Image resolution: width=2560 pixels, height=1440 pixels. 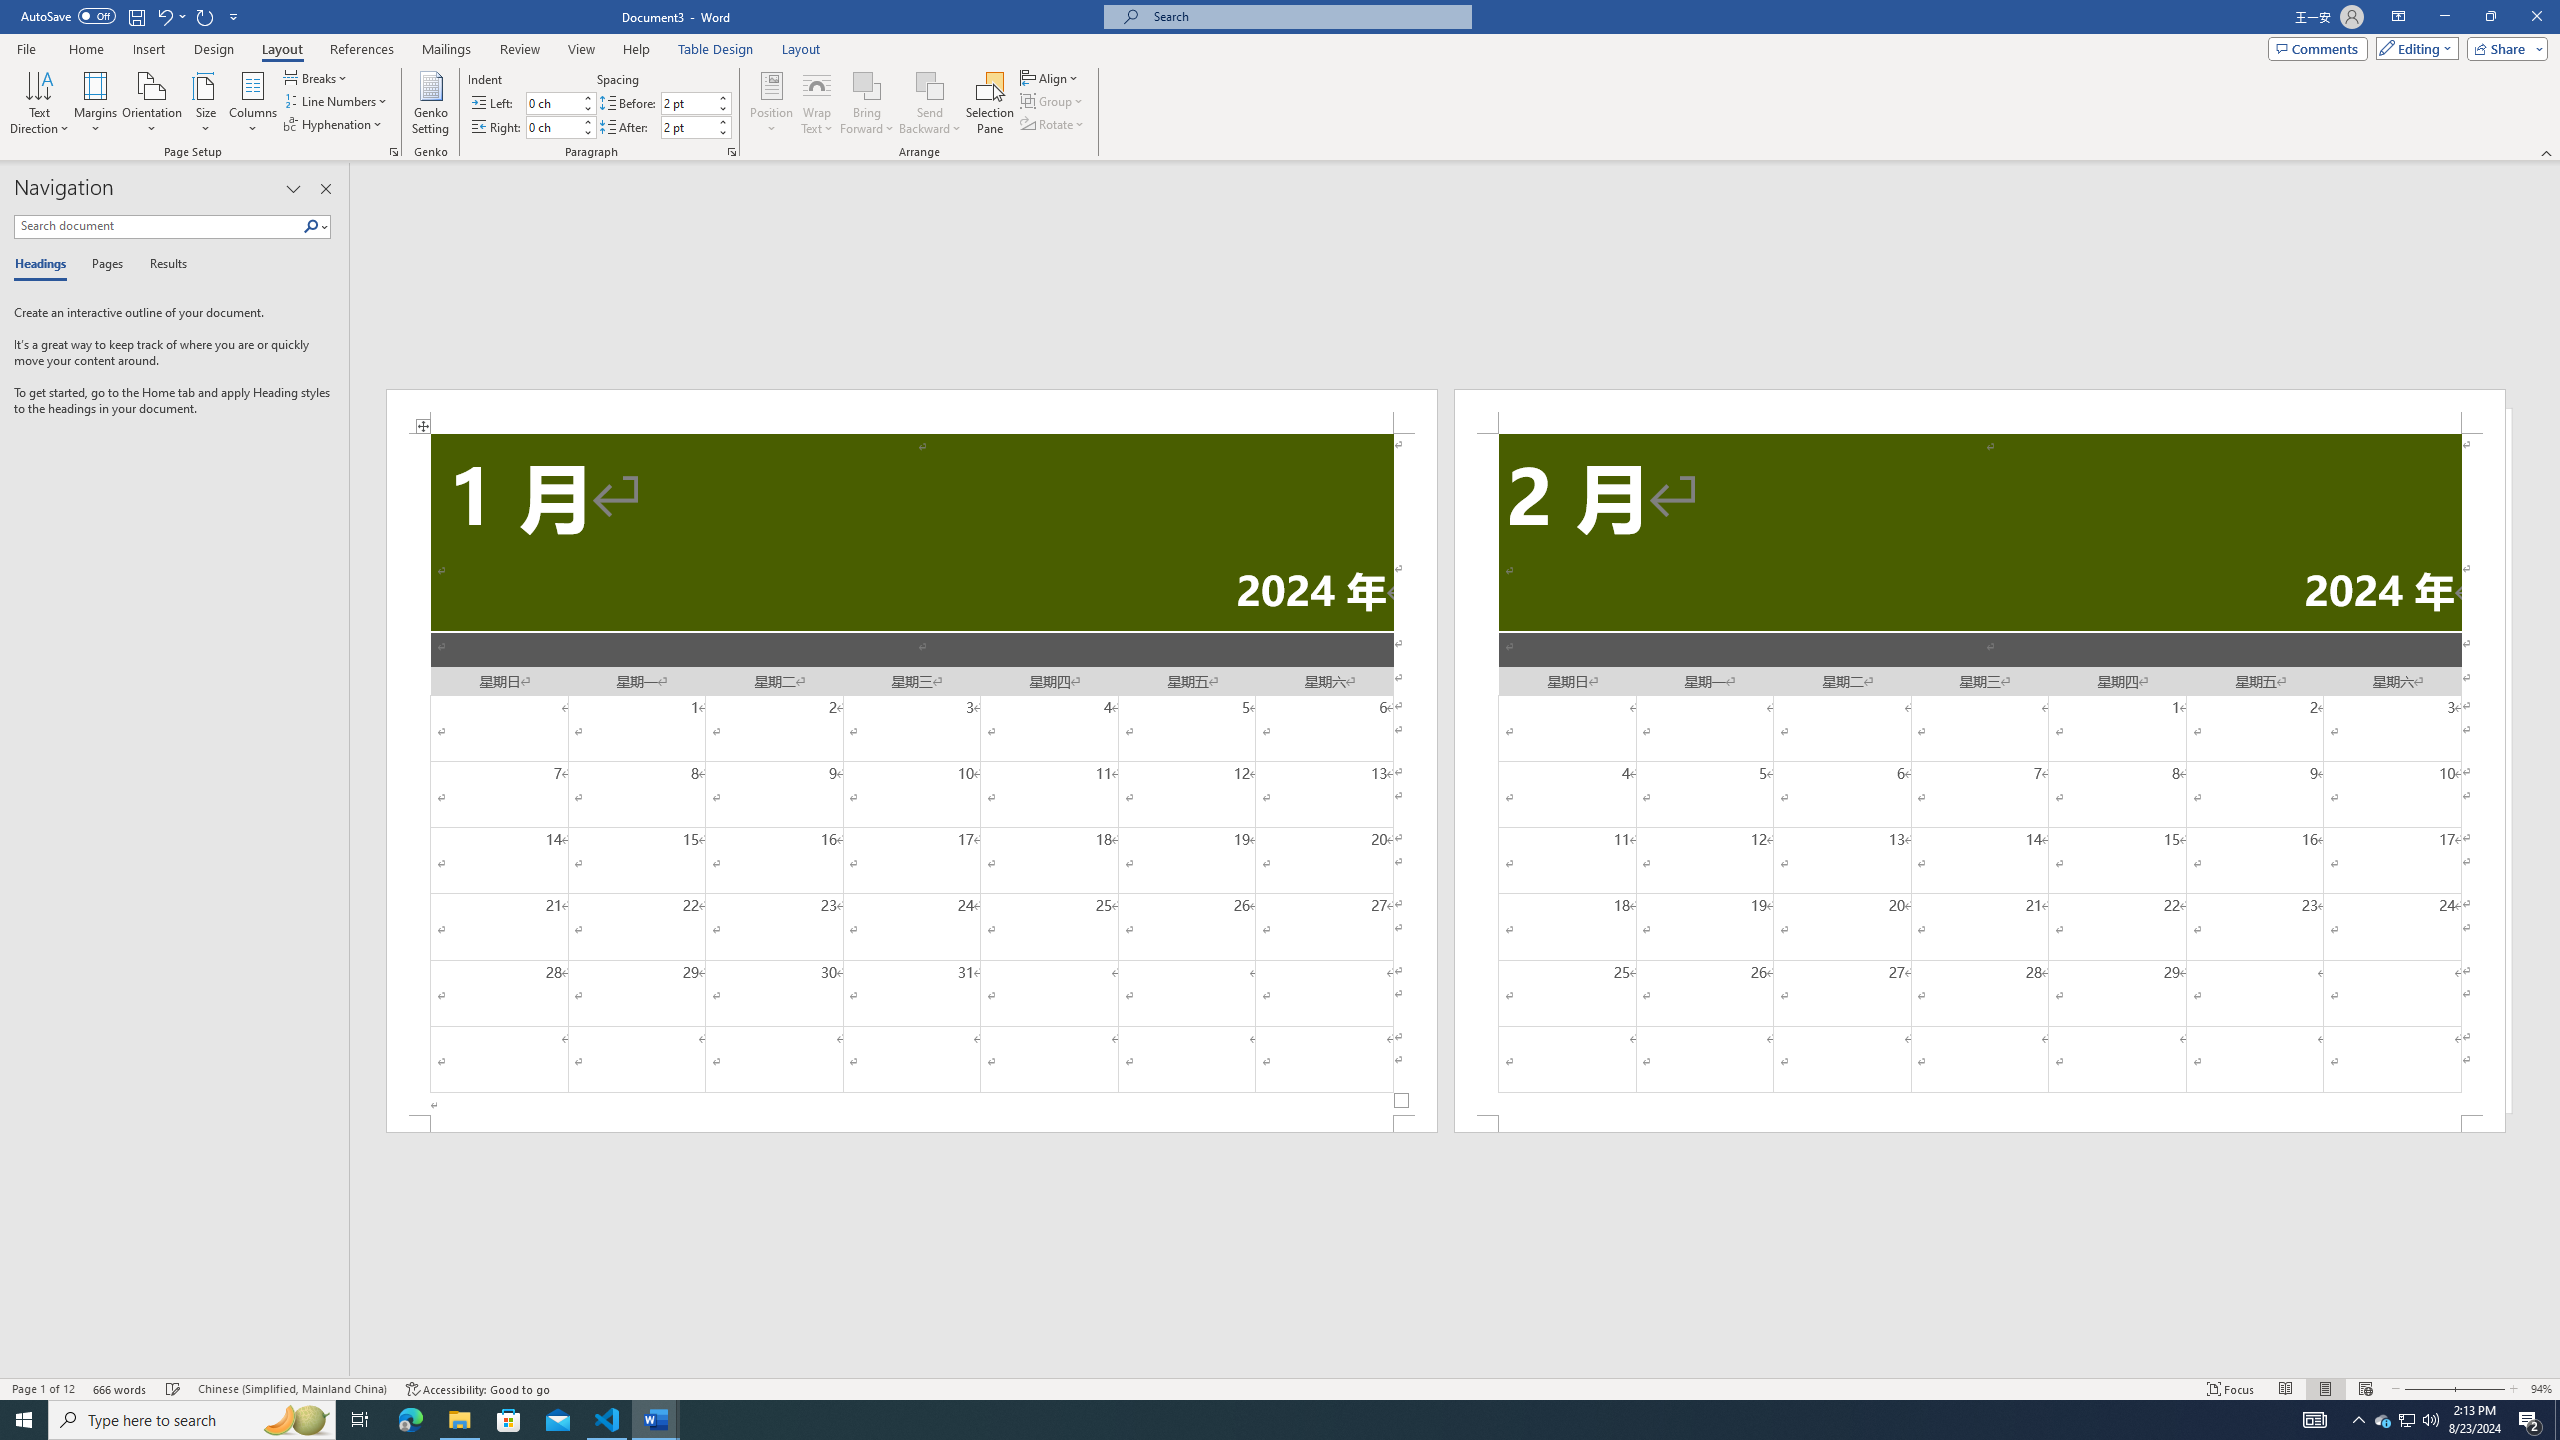 What do you see at coordinates (815, 103) in the screenshot?
I see `'Wrap Text'` at bounding box center [815, 103].